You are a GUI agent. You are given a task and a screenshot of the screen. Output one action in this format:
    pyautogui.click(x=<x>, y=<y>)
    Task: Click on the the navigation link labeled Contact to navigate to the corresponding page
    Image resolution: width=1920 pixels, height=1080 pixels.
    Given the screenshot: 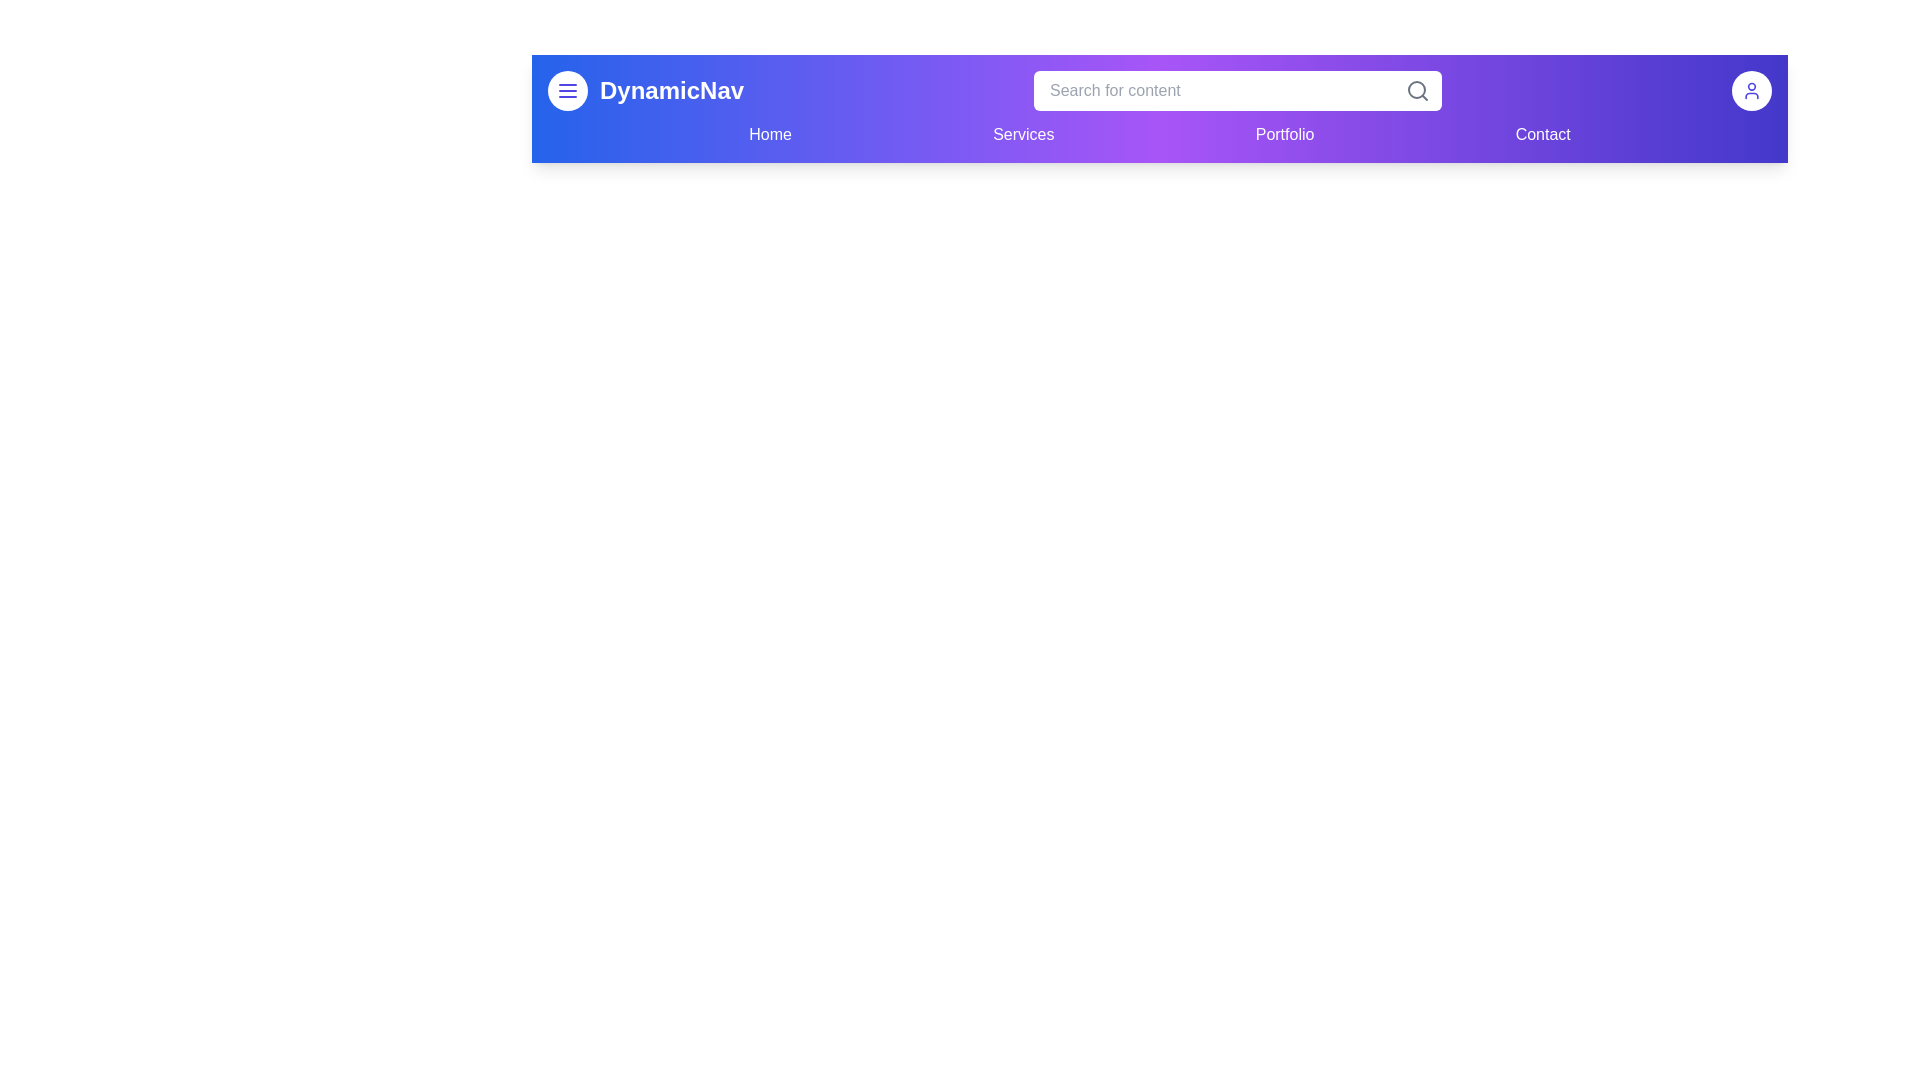 What is the action you would take?
    pyautogui.click(x=1541, y=135)
    